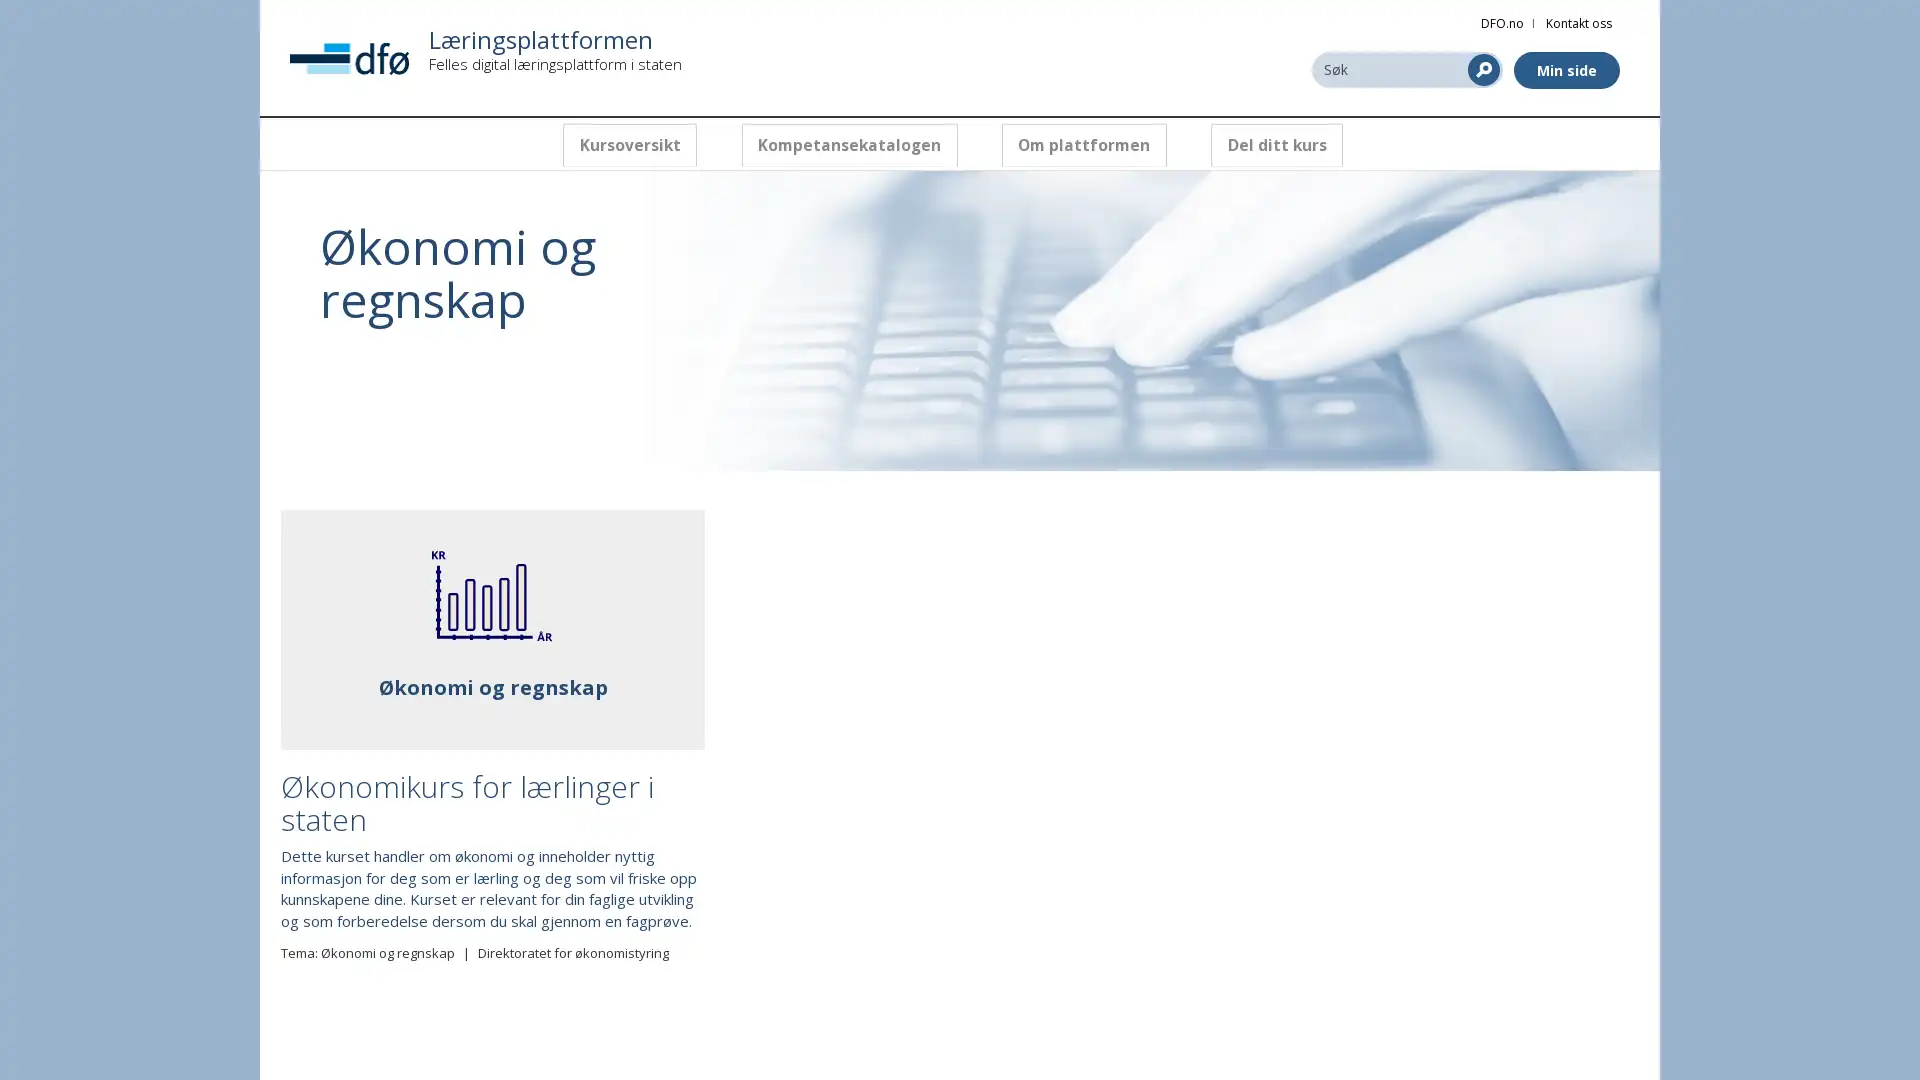 Image resolution: width=1920 pixels, height=1080 pixels. What do you see at coordinates (1483, 68) in the screenshot?
I see `Sk` at bounding box center [1483, 68].